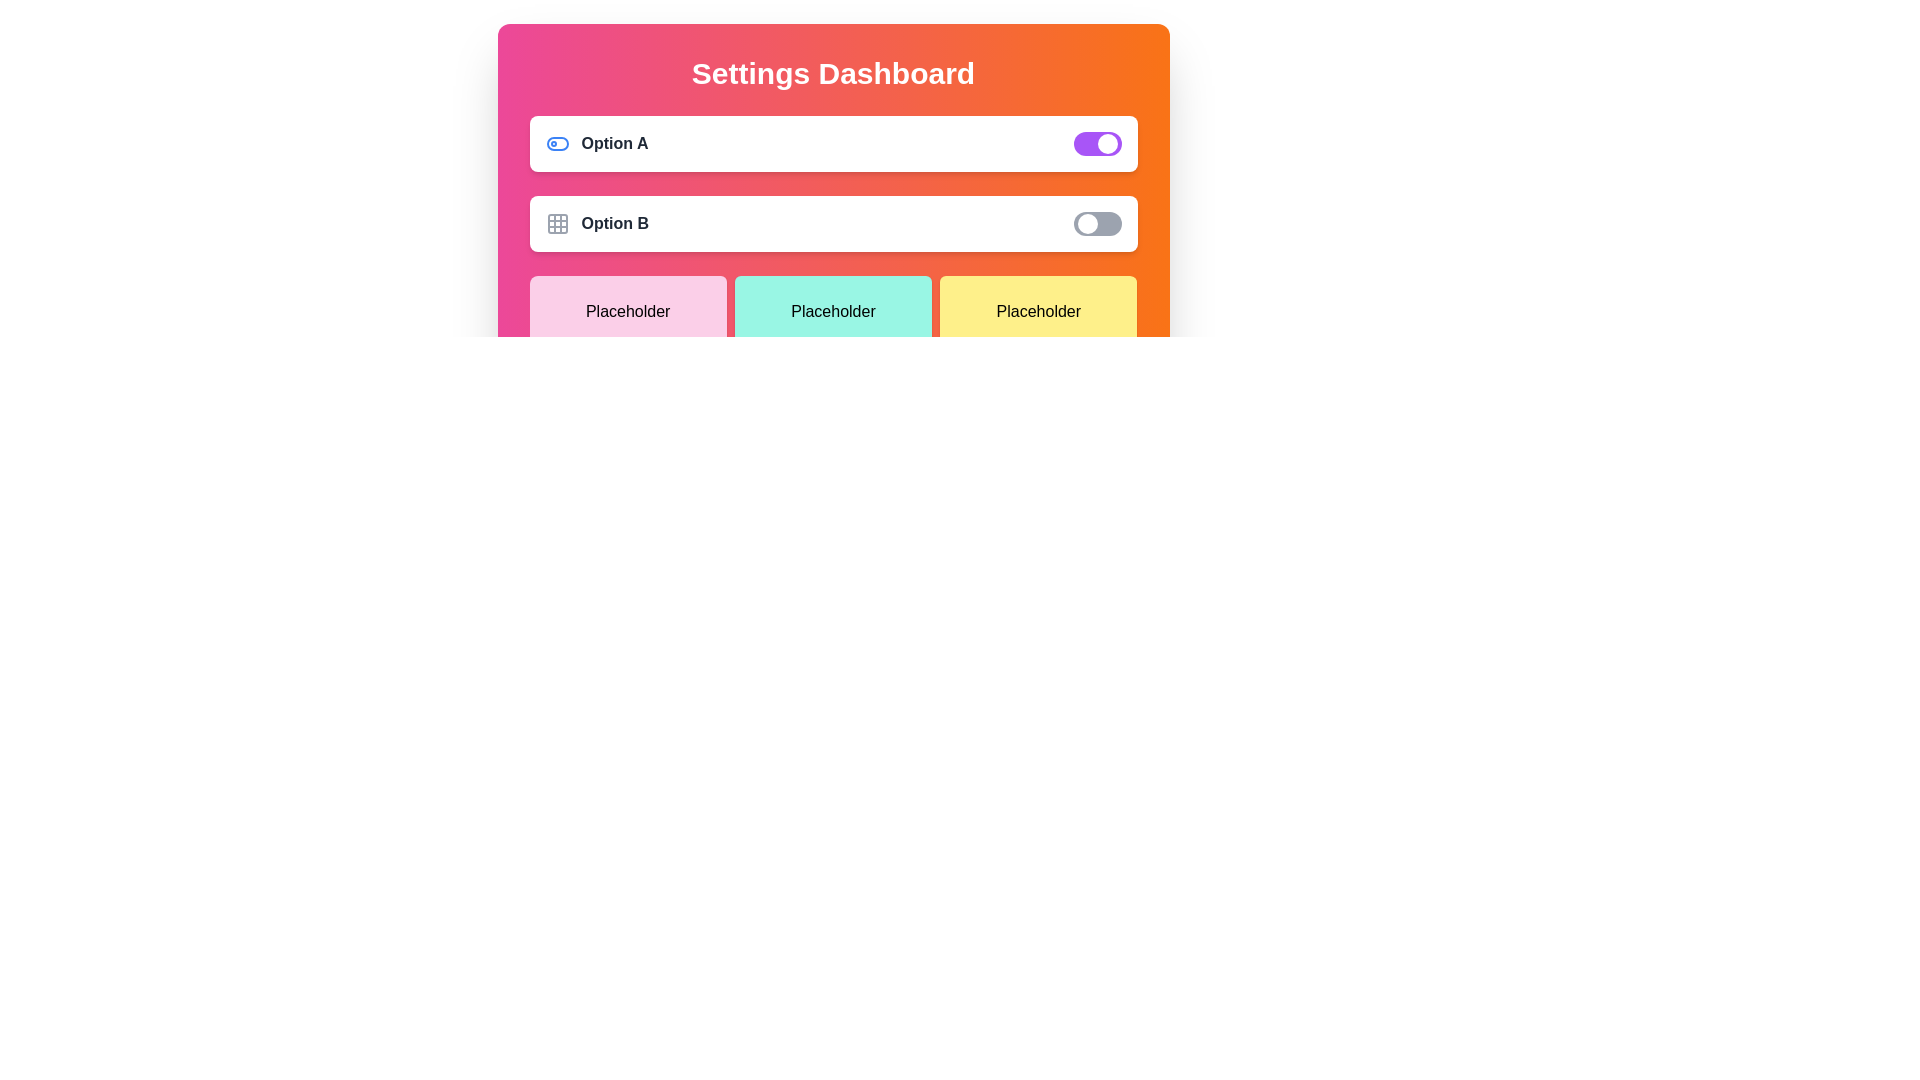 This screenshot has width=1920, height=1080. Describe the element at coordinates (614, 223) in the screenshot. I see `the 'Option B' text label, which is styled with a bold font and dark gray color, located in the center-right part of the settings dashboard next to a grid icon` at that location.